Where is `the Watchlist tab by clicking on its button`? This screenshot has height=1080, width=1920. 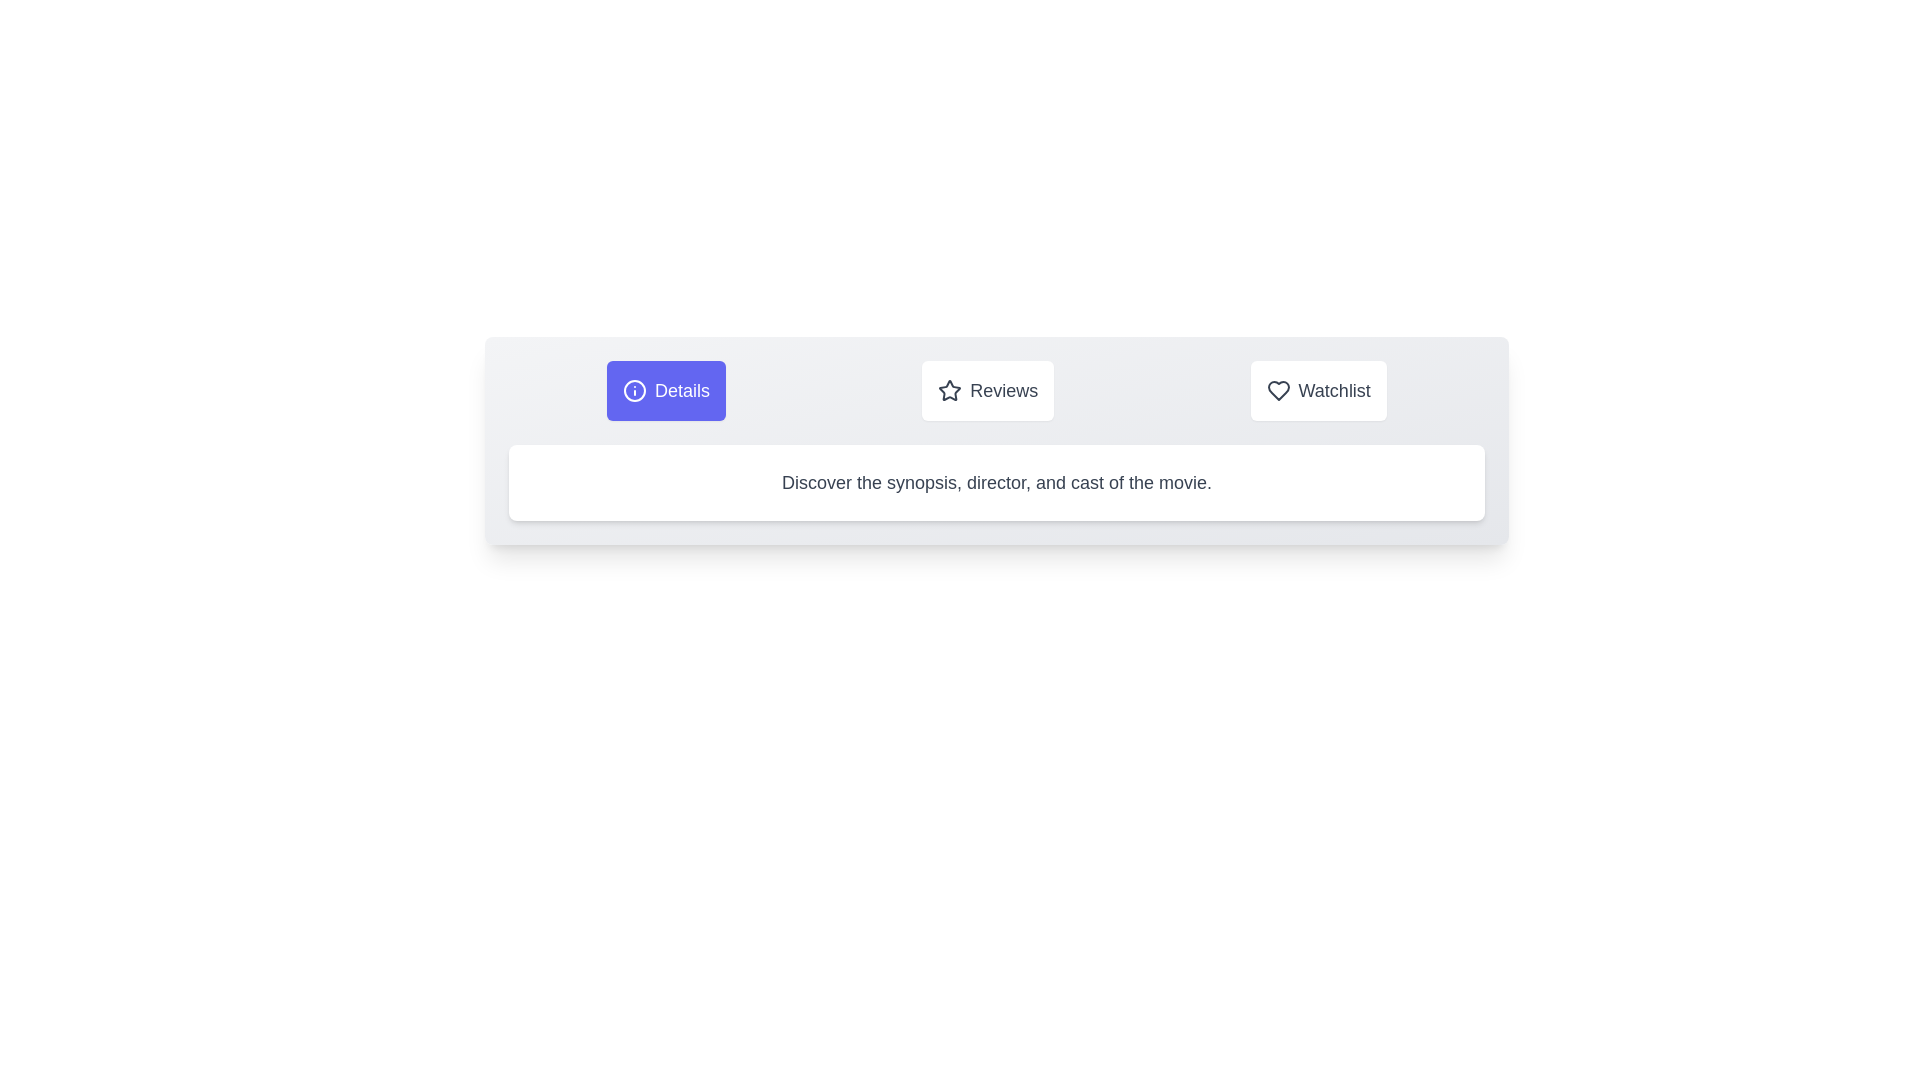 the Watchlist tab by clicking on its button is located at coordinates (1318, 390).